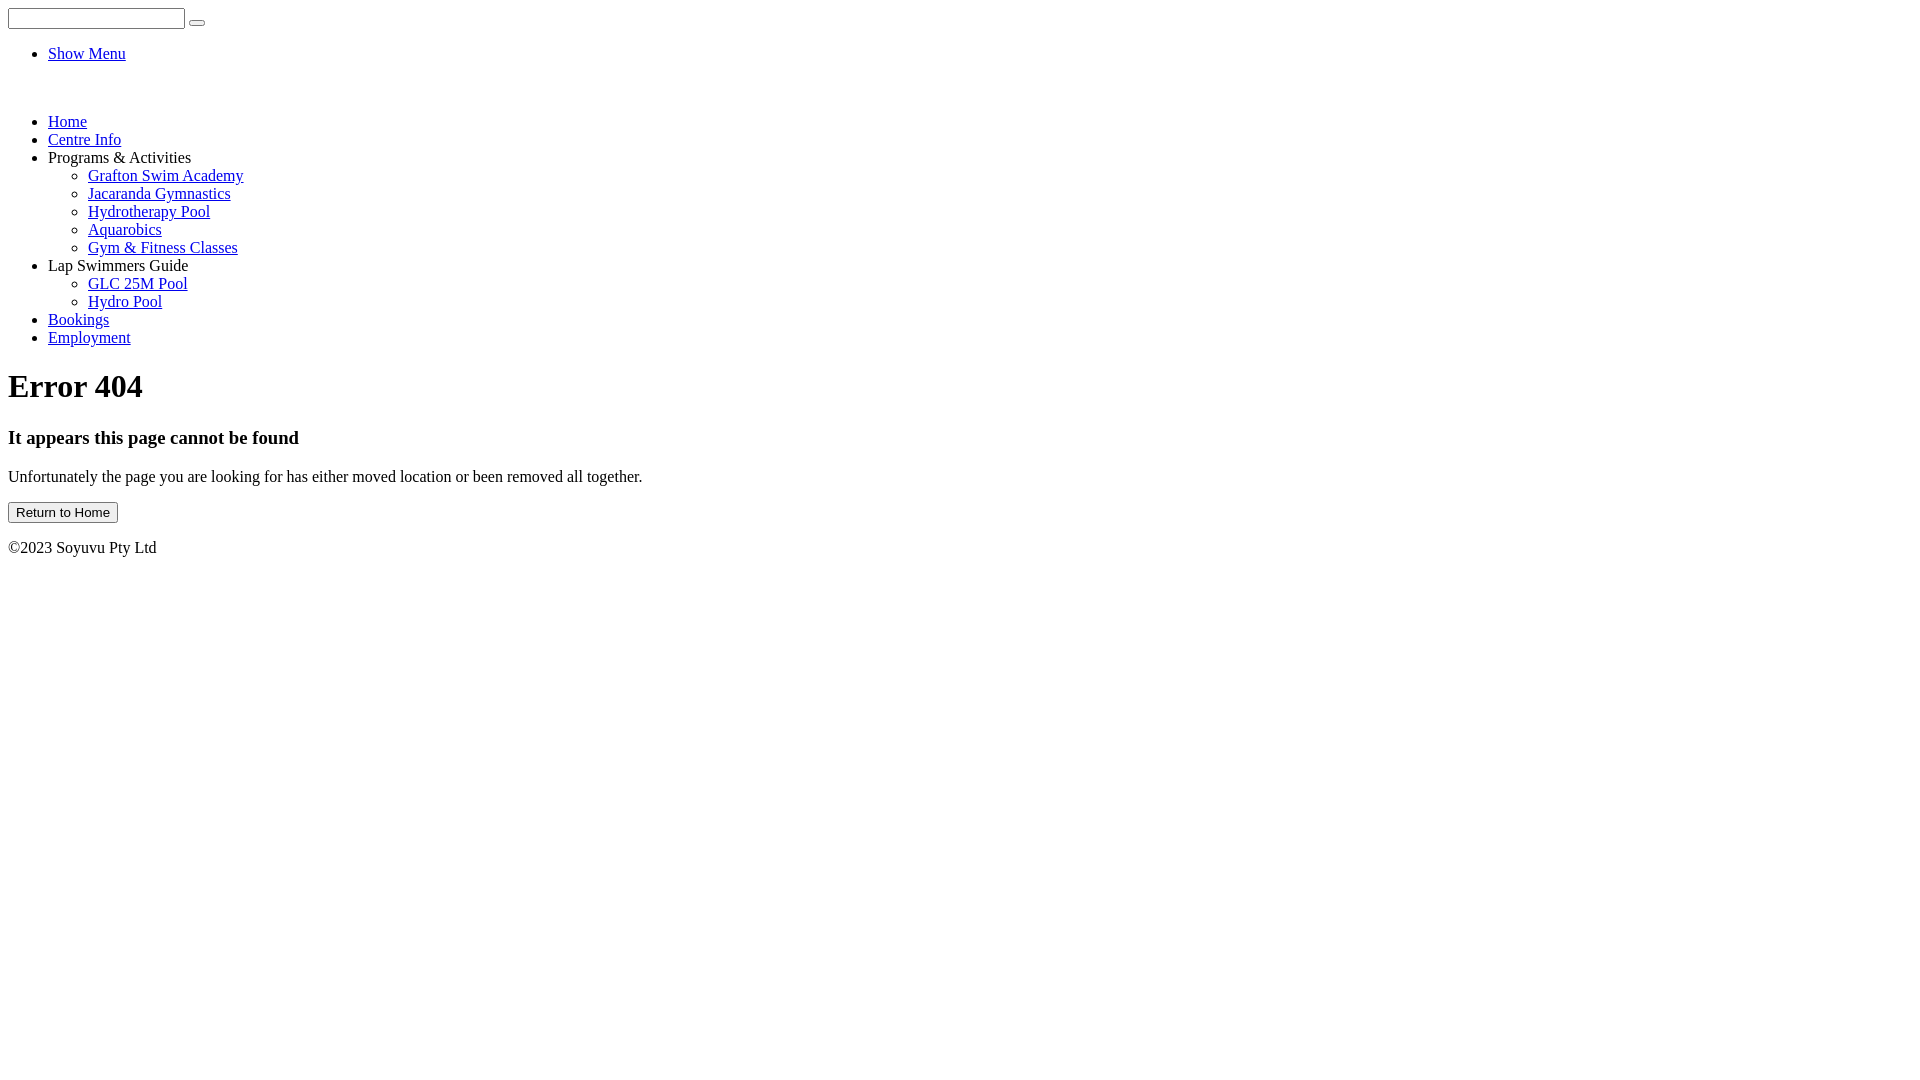  What do you see at coordinates (166, 174) in the screenshot?
I see `'Grafton Swim Academy'` at bounding box center [166, 174].